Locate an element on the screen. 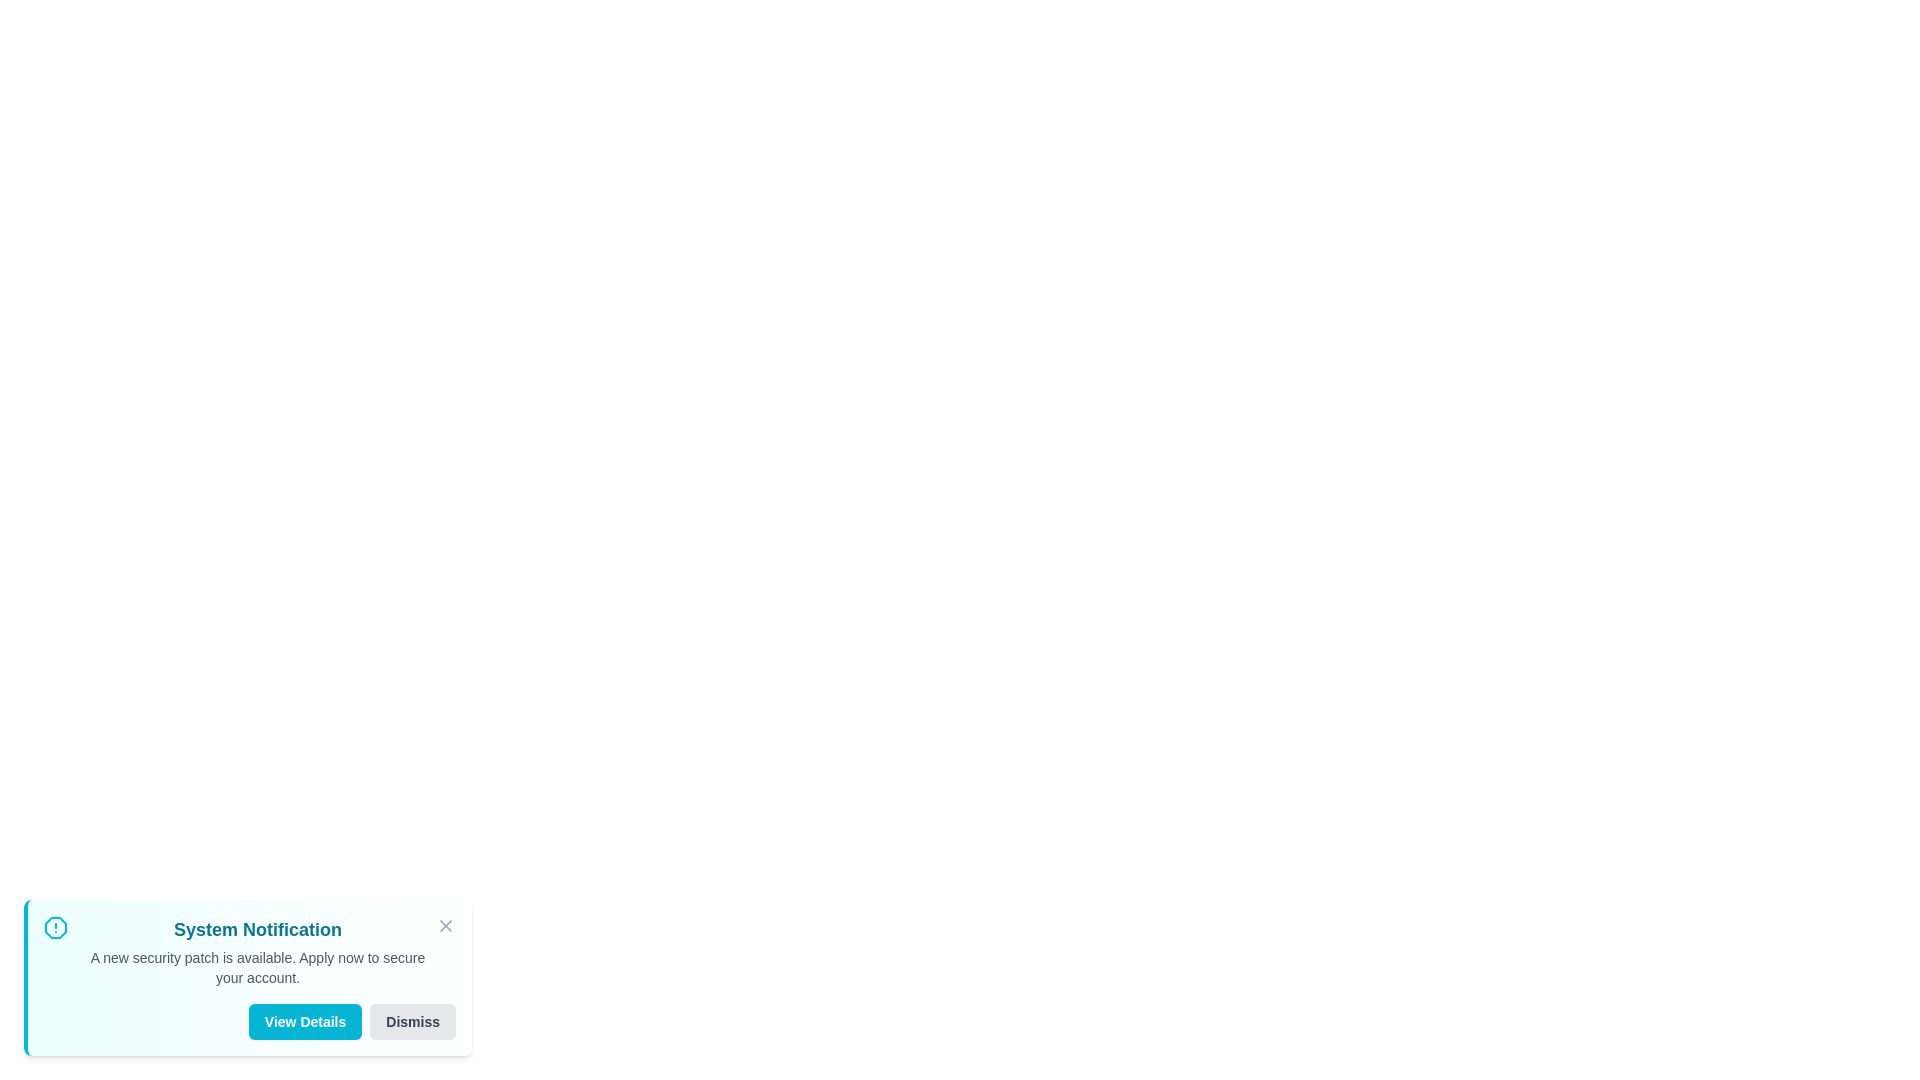 The image size is (1920, 1080). the 'Dismiss' button to hide the alert is located at coordinates (411, 1022).